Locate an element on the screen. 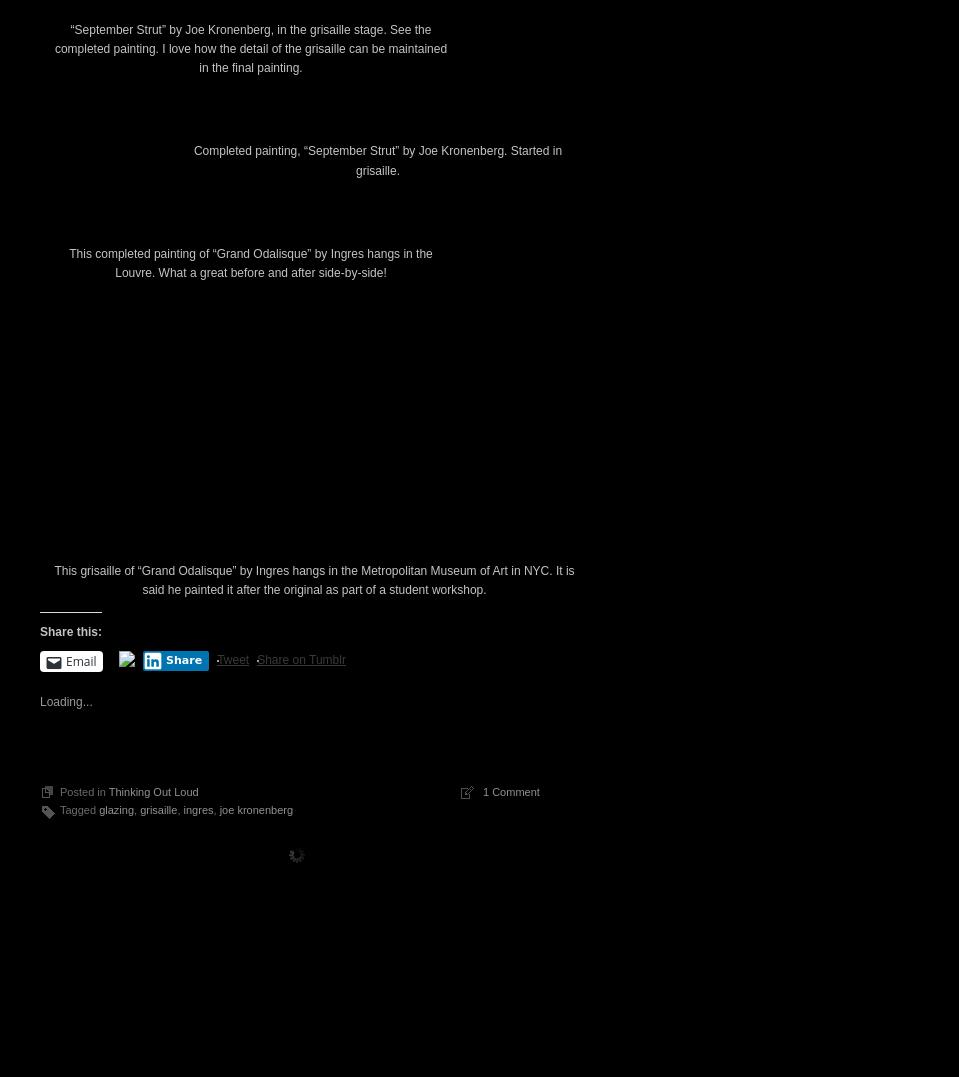  'Email' is located at coordinates (81, 1002).